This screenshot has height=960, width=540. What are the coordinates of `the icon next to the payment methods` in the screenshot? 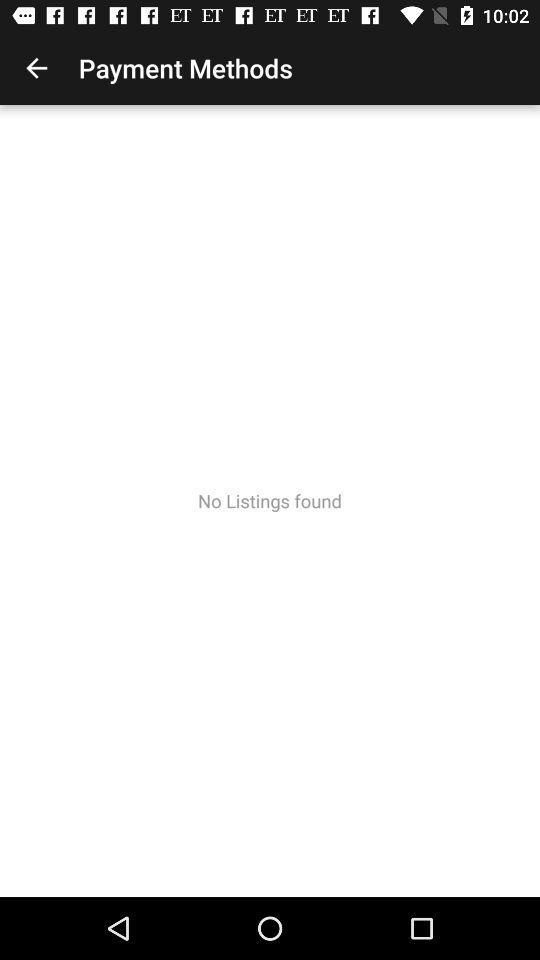 It's located at (36, 68).